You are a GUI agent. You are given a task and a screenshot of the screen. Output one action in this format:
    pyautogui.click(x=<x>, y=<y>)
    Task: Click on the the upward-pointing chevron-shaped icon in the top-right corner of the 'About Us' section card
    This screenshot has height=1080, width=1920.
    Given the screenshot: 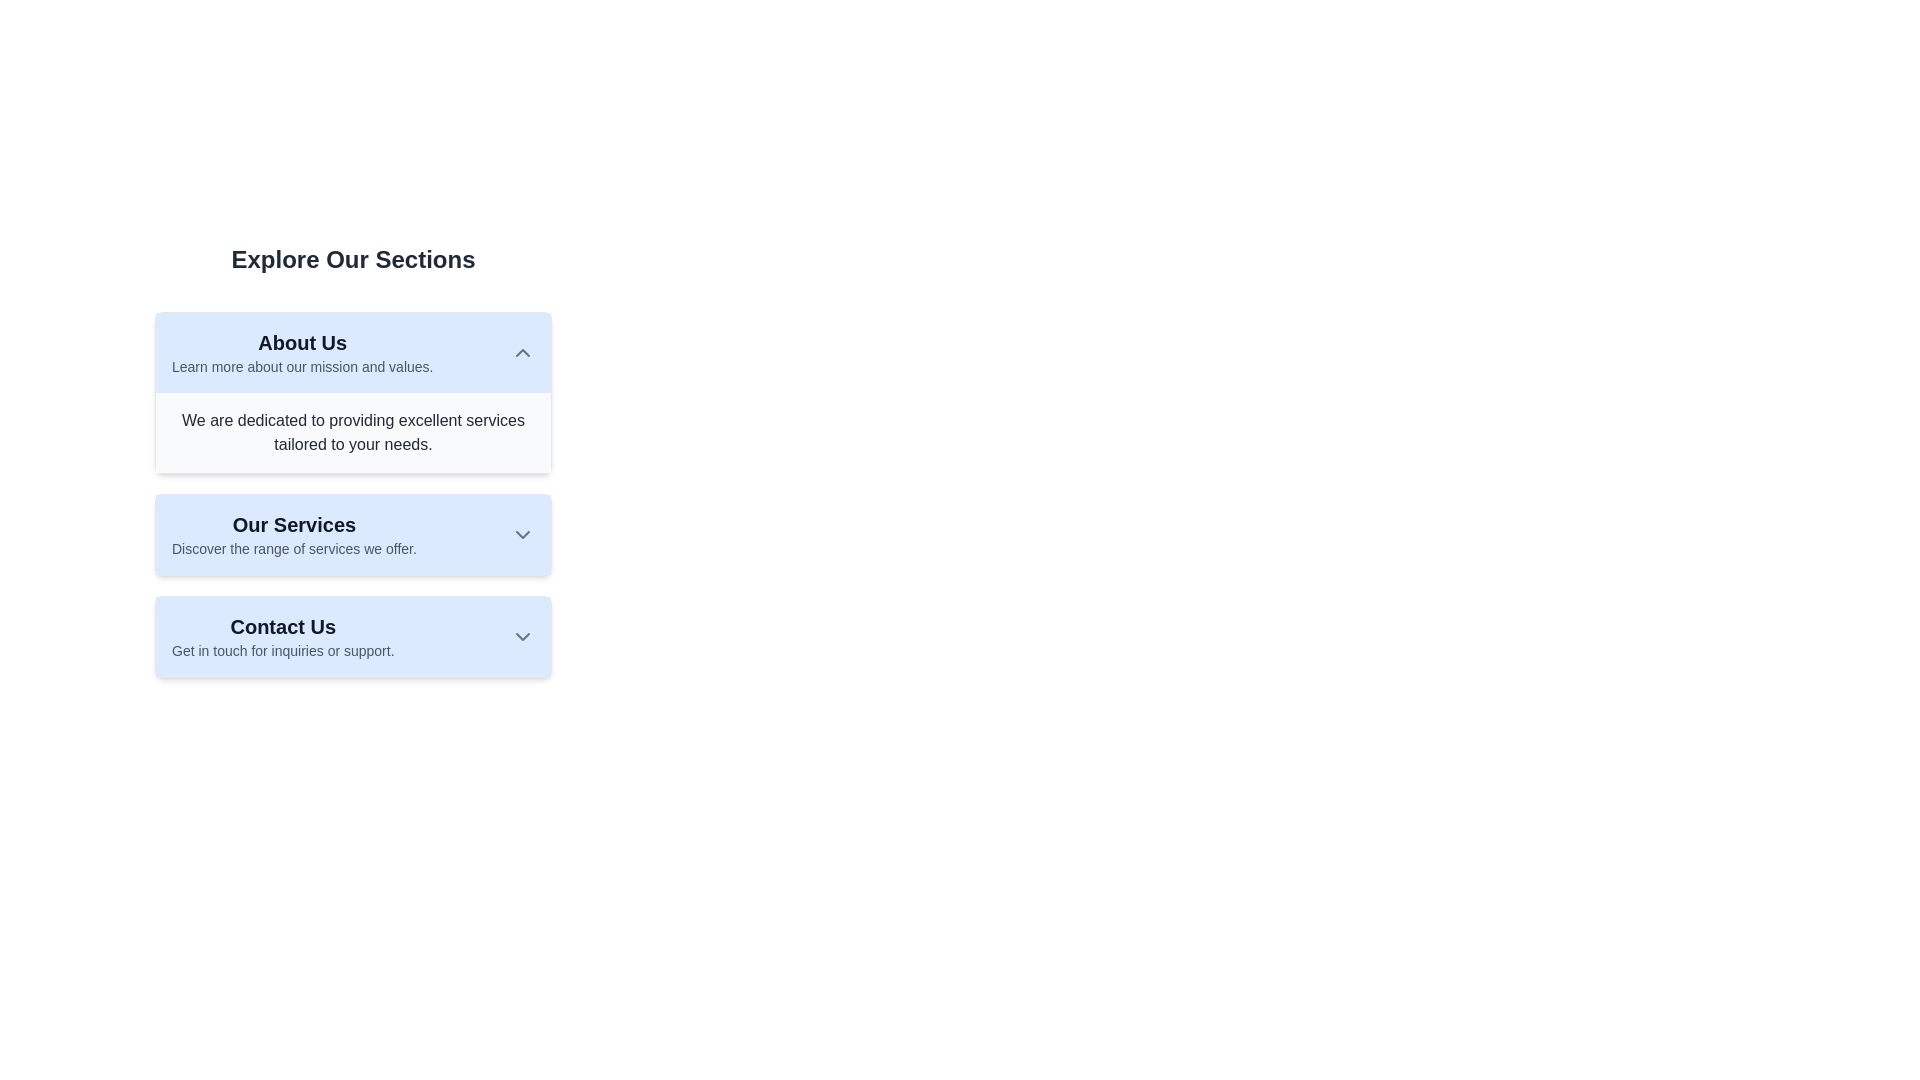 What is the action you would take?
    pyautogui.click(x=523, y=352)
    